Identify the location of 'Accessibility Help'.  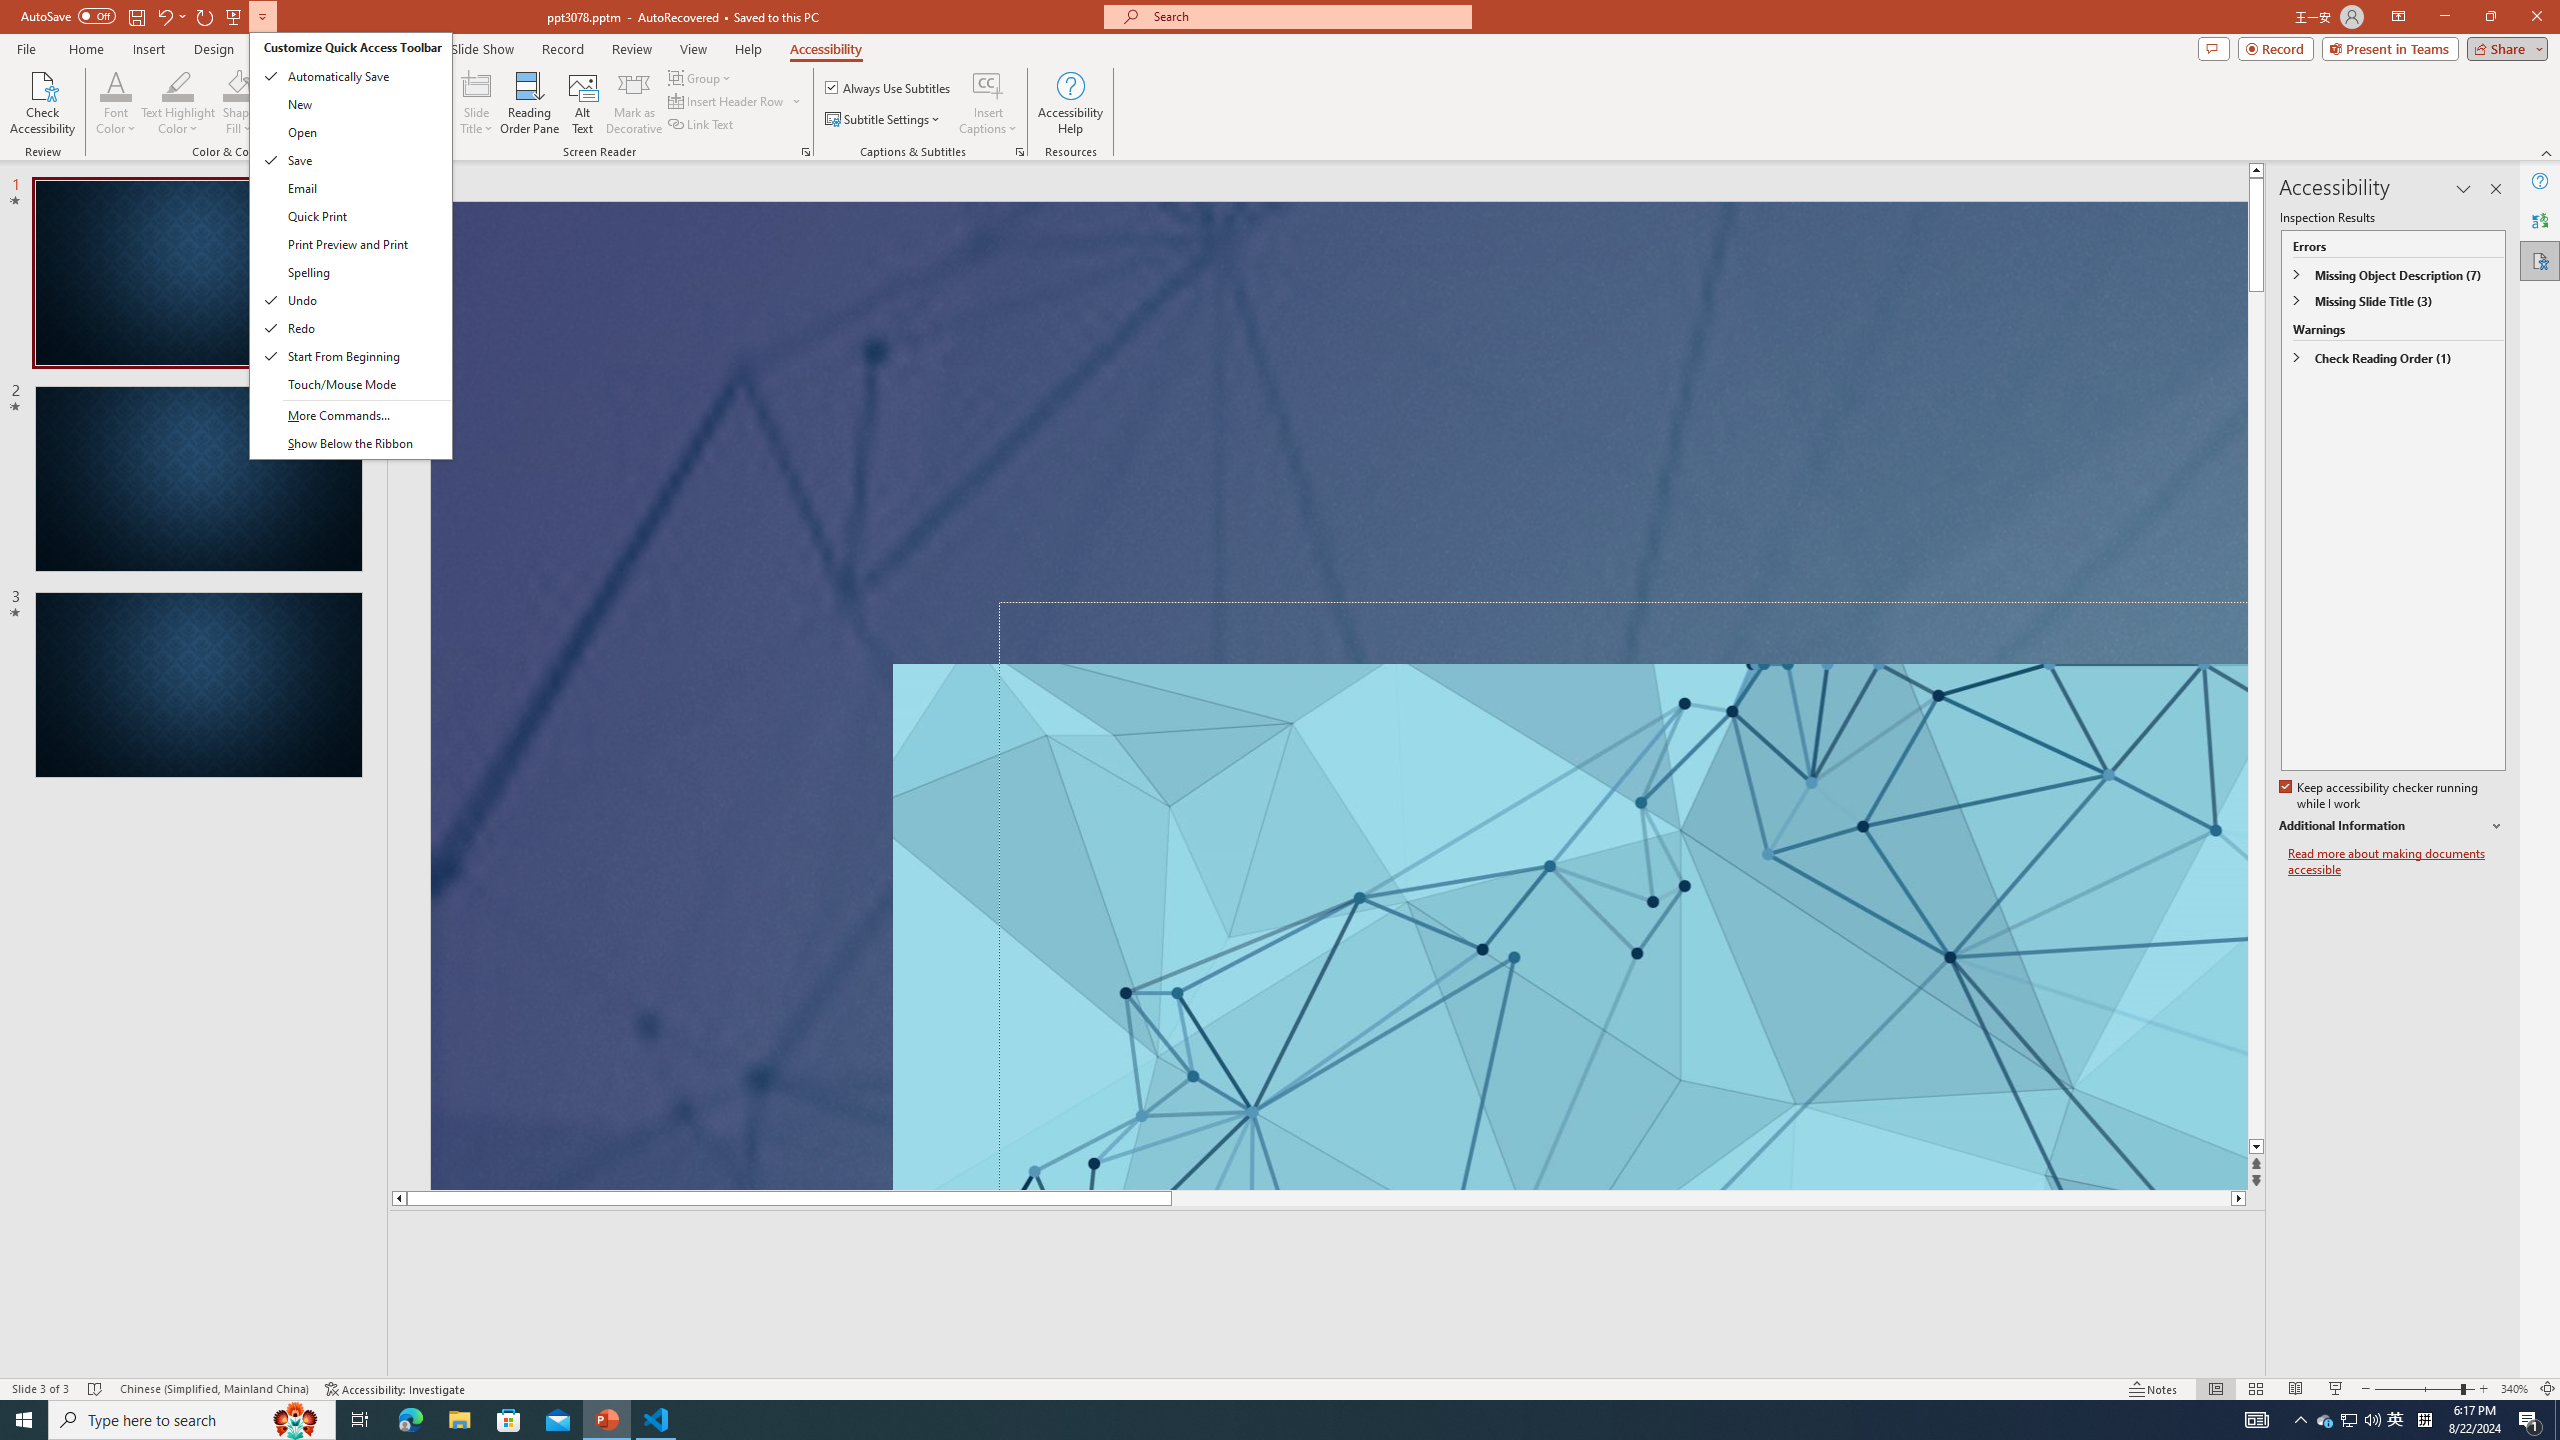
(1071, 103).